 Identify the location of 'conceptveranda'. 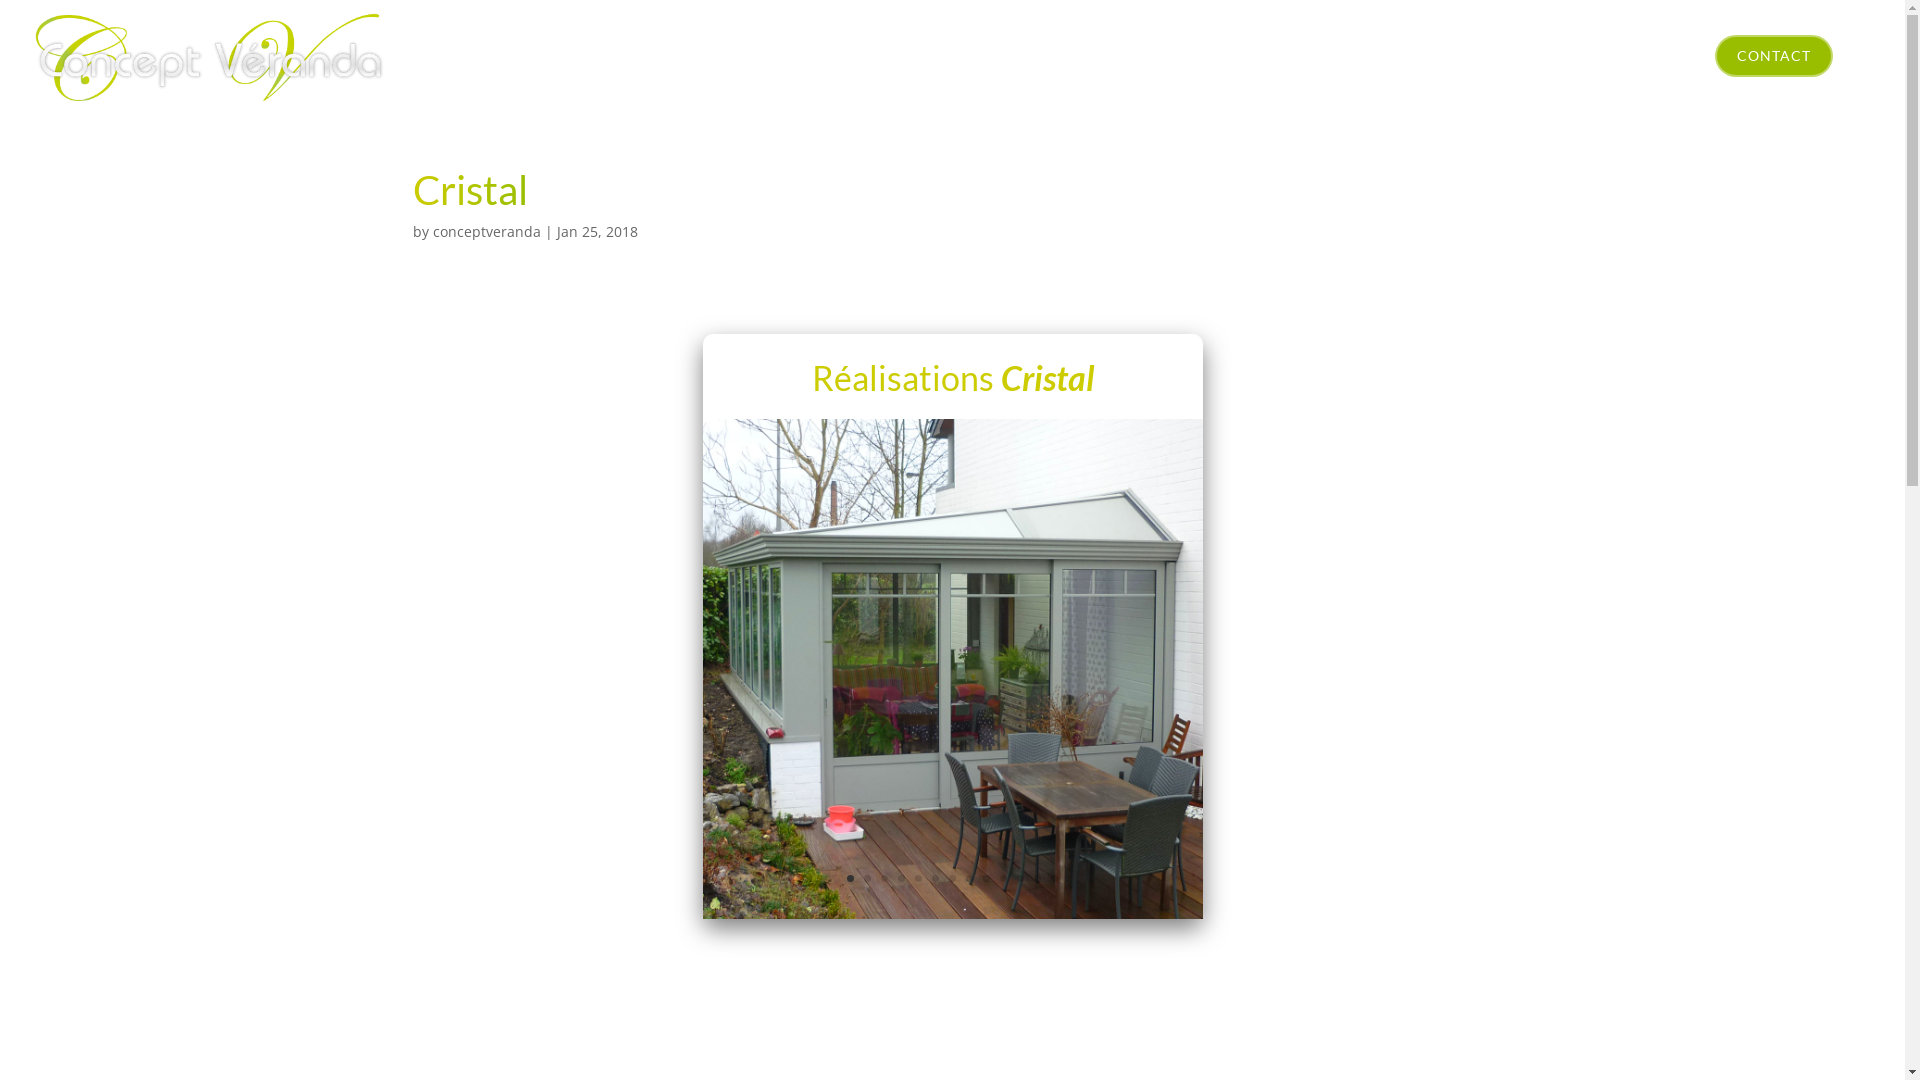
(485, 230).